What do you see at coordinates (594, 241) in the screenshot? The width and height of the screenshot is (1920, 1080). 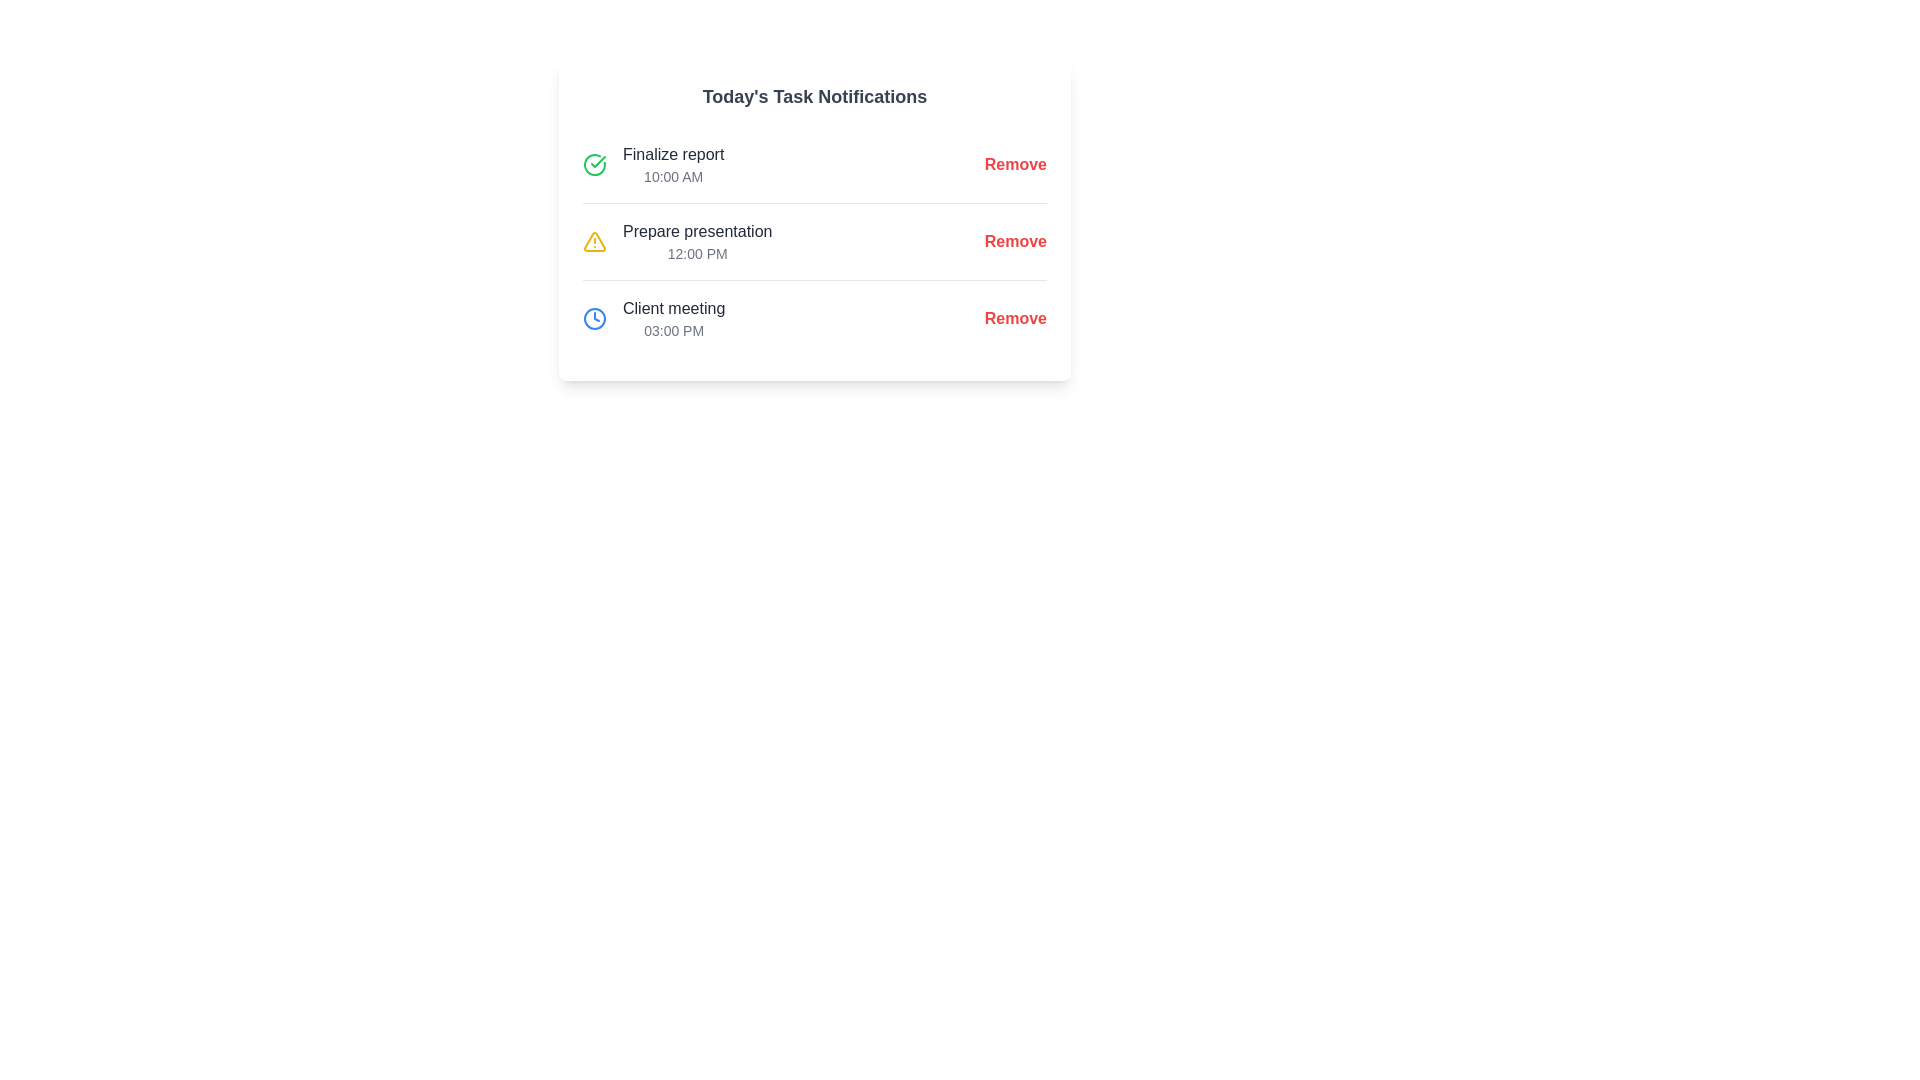 I see `the warning icon located to the left of the 'Prepare presentation' text, vertically aligned with the '12:00 PM' time label in the task notifications list` at bounding box center [594, 241].